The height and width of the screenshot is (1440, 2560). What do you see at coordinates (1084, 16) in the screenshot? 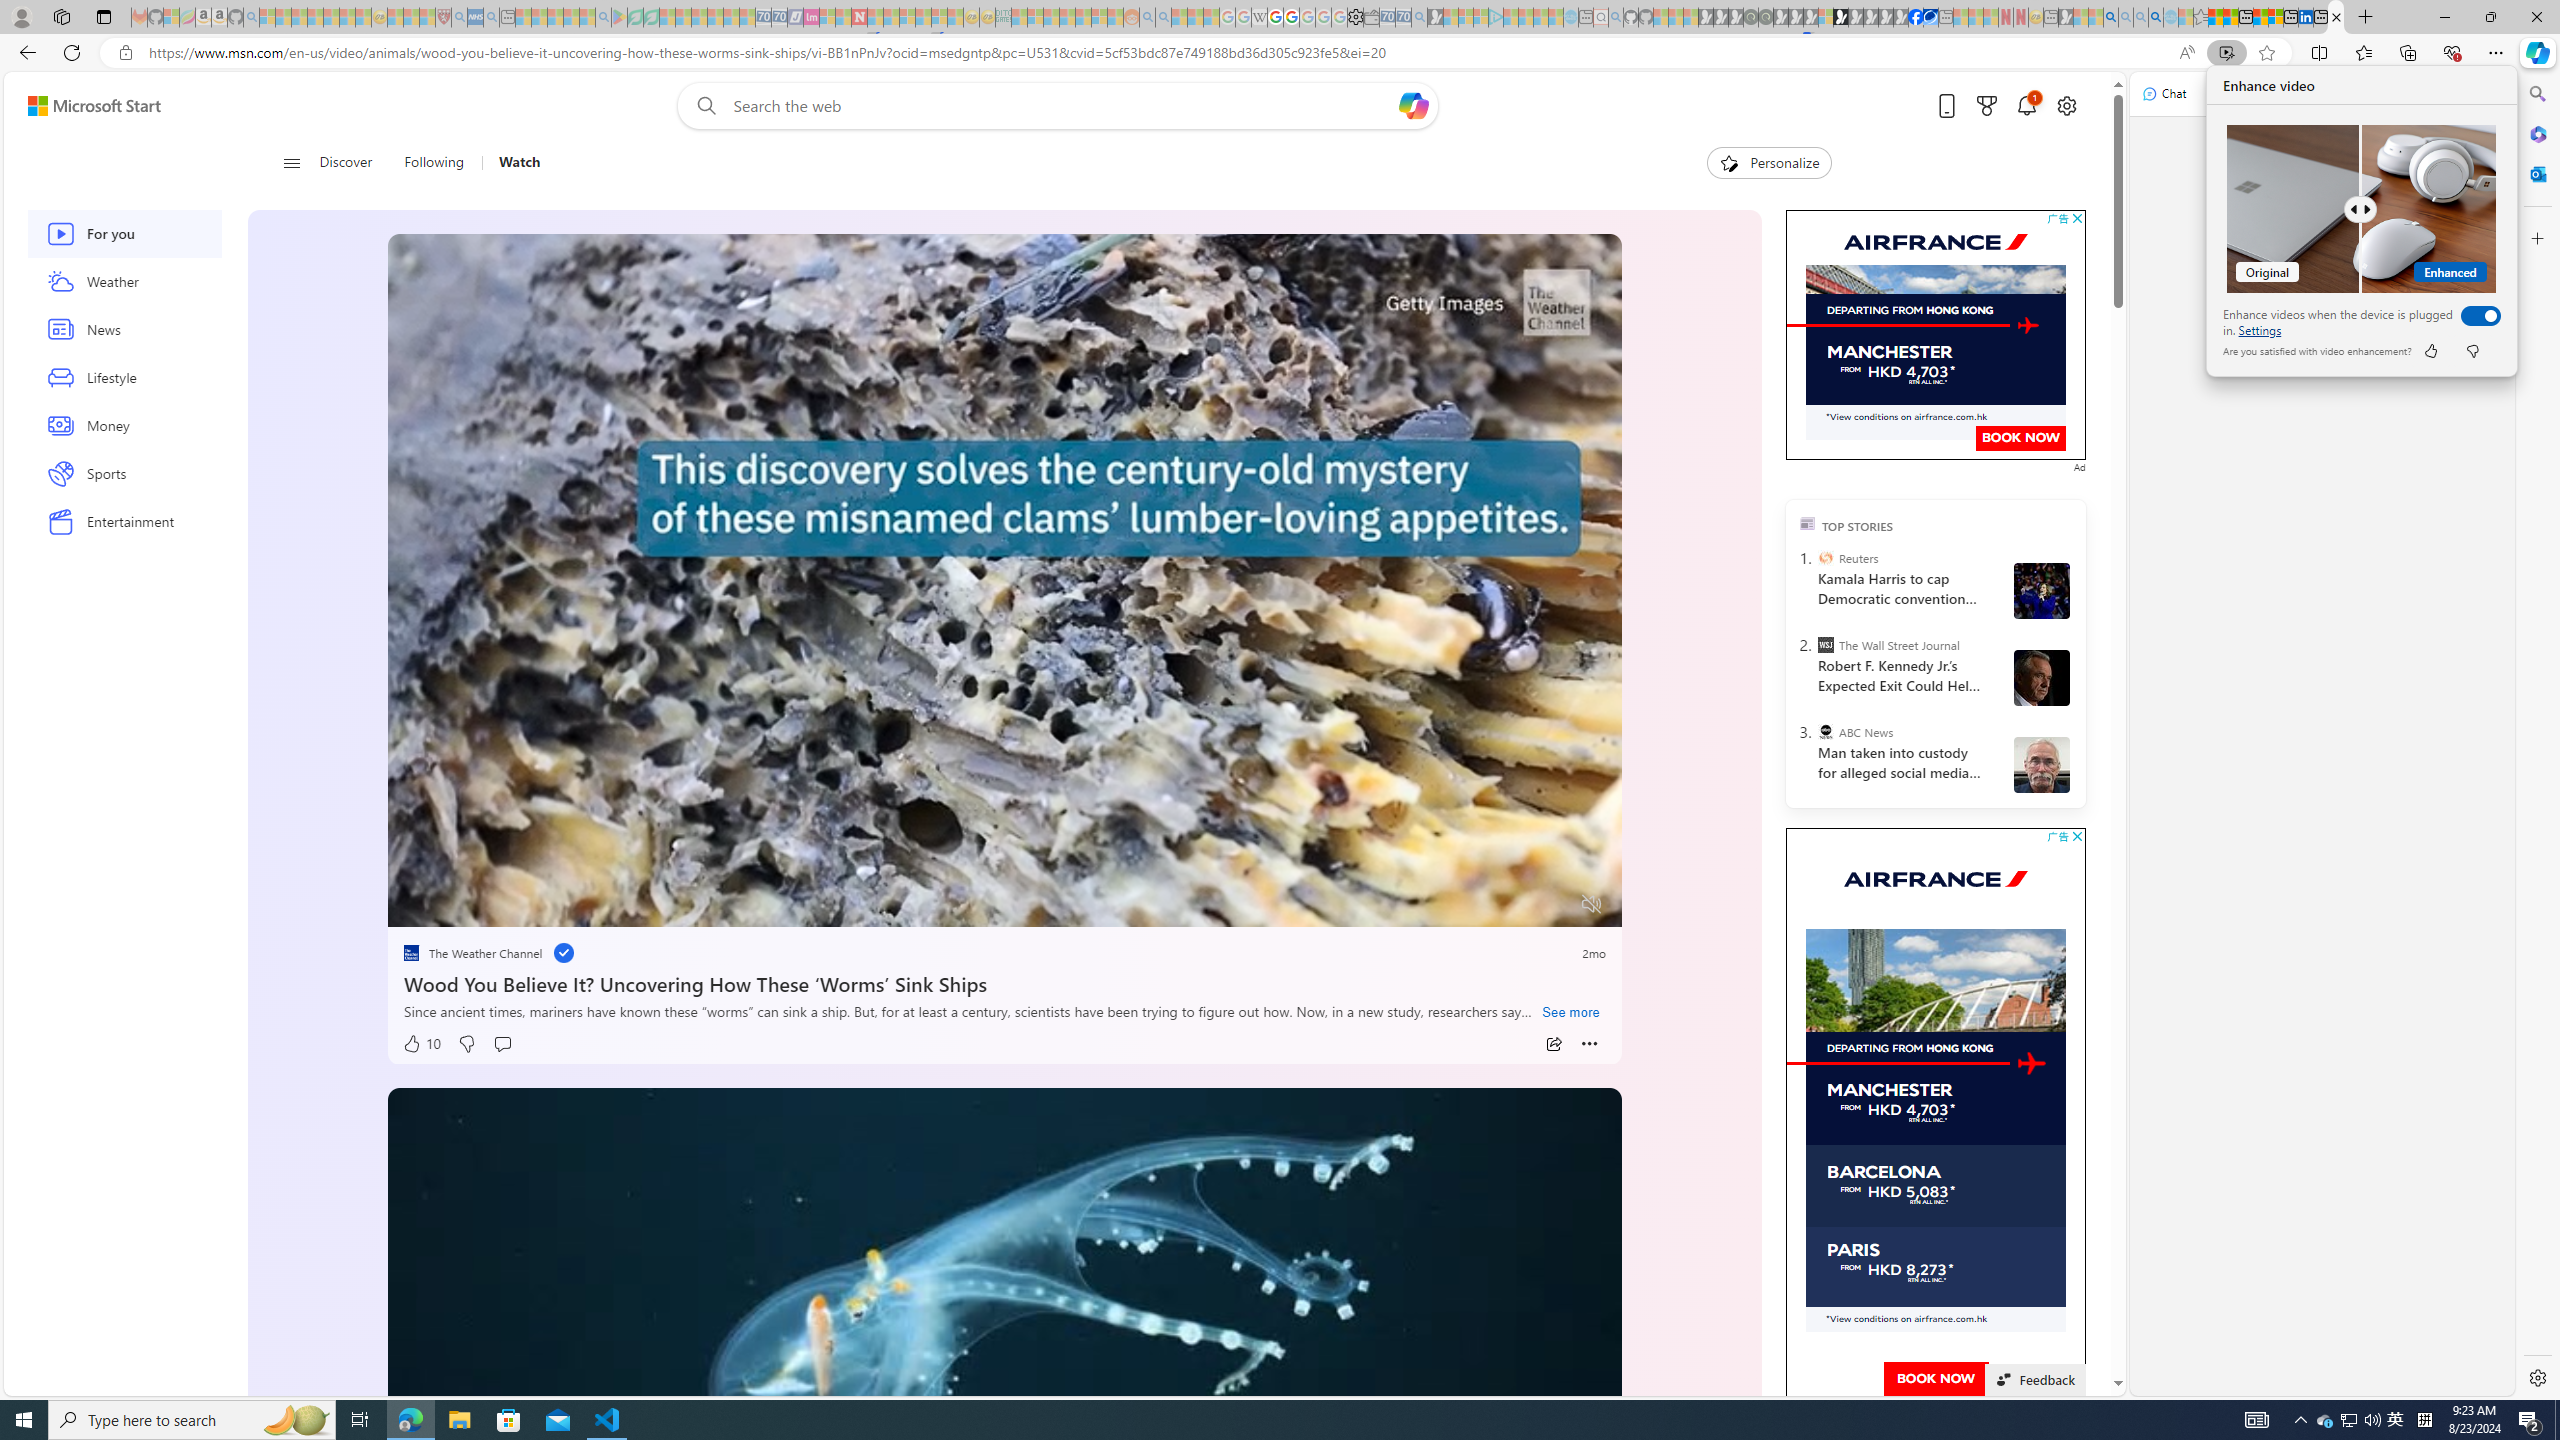
I see `'Kinda Frugal - MSN - Sleeping'` at bounding box center [1084, 16].